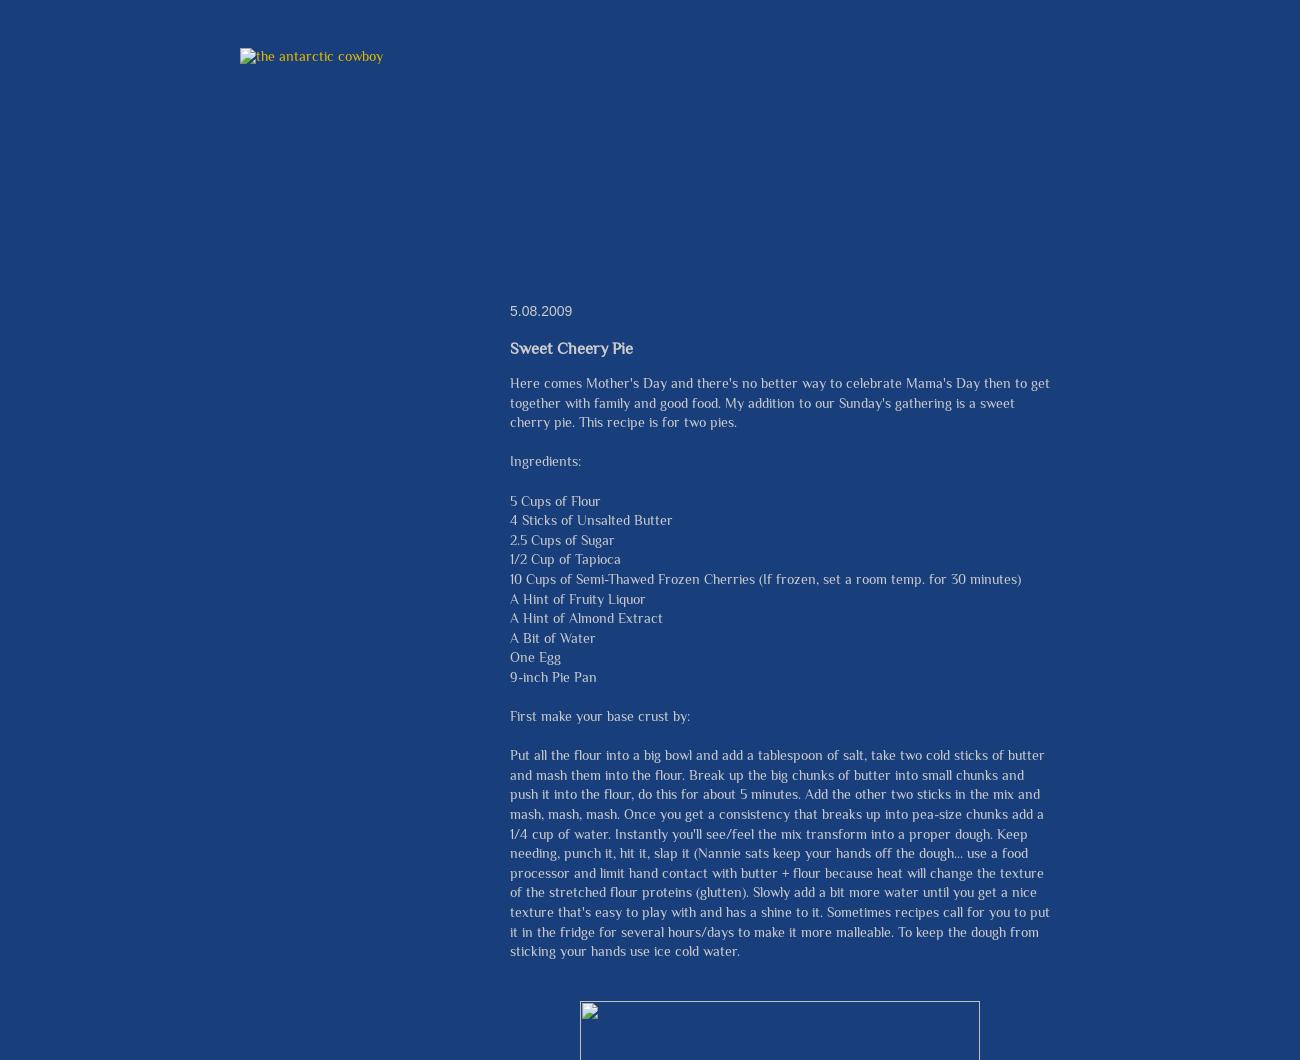 The height and width of the screenshot is (1060, 1300). I want to click on '10 Cups of Semi-Thawed Frozen Cherries (If frozen, set a room temp. for 30 minutes)', so click(509, 578).